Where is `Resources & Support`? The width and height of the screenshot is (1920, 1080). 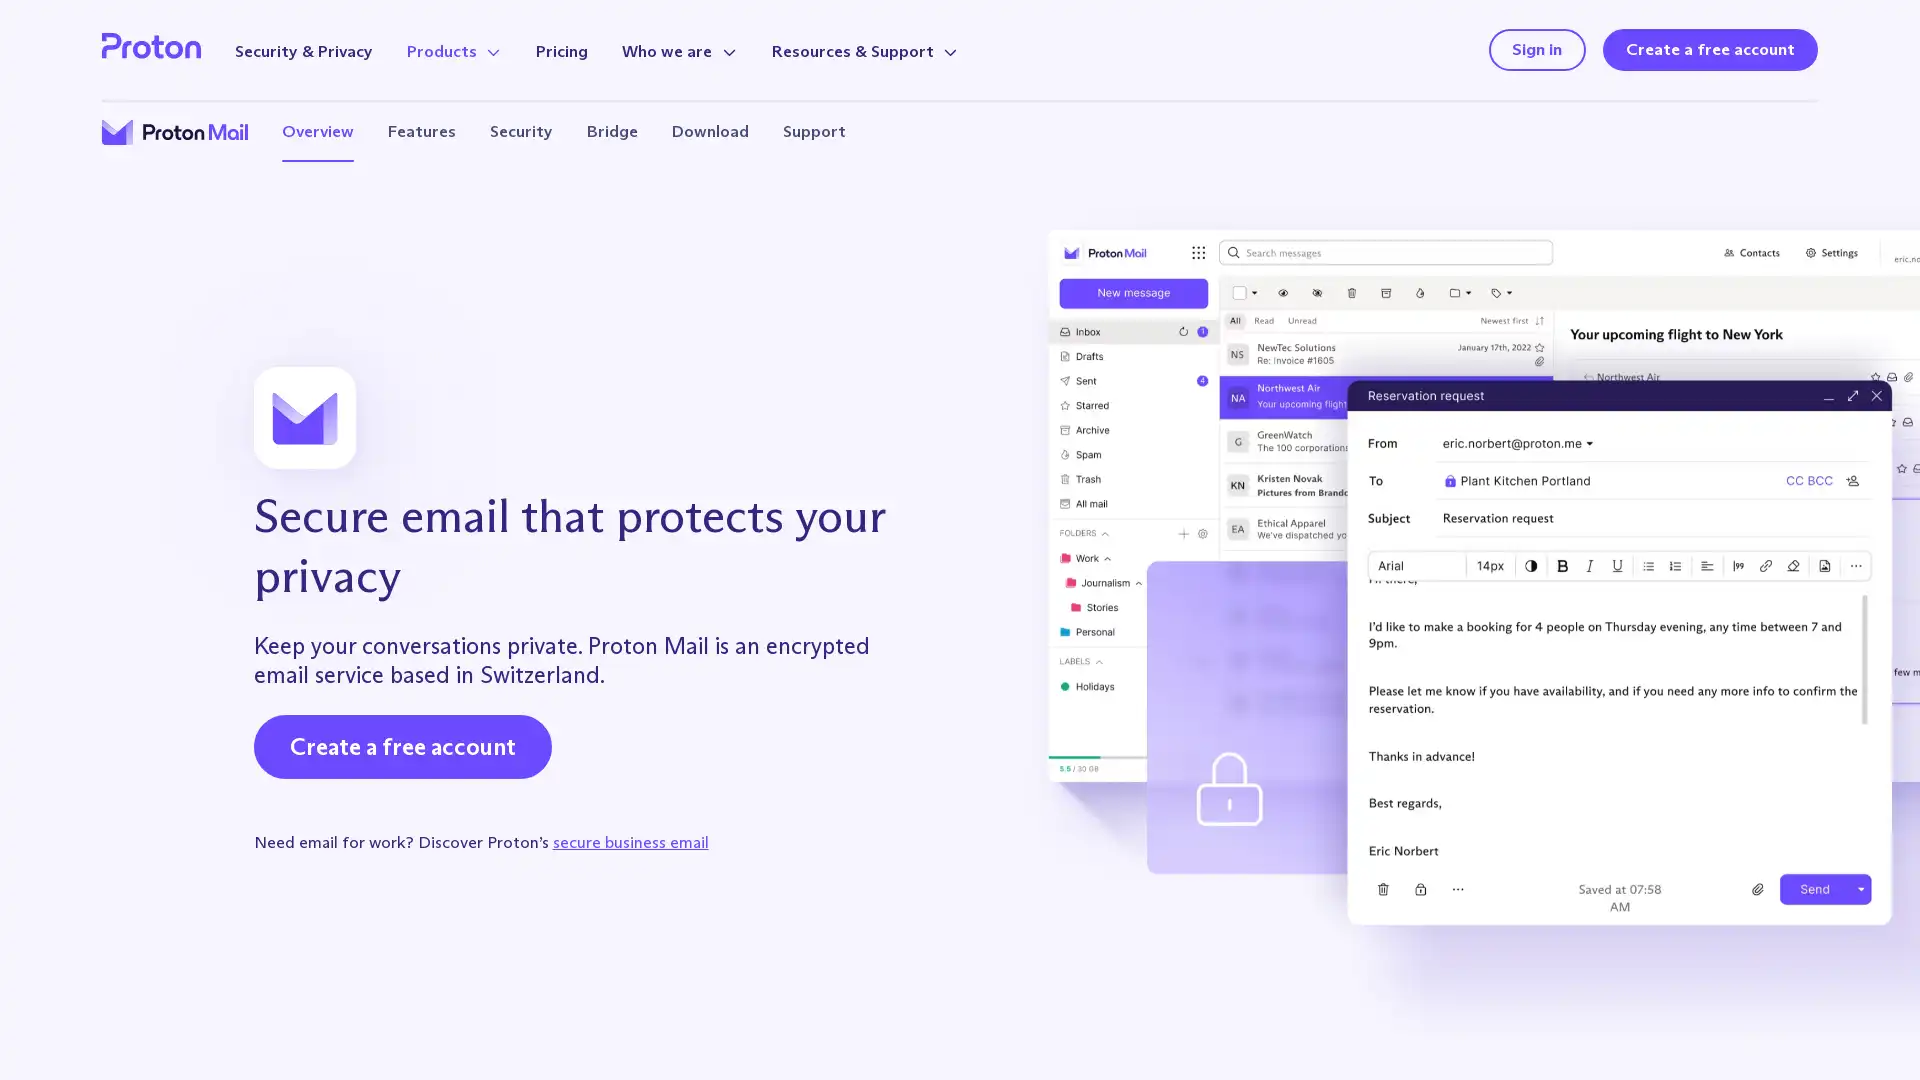
Resources & Support is located at coordinates (864, 50).